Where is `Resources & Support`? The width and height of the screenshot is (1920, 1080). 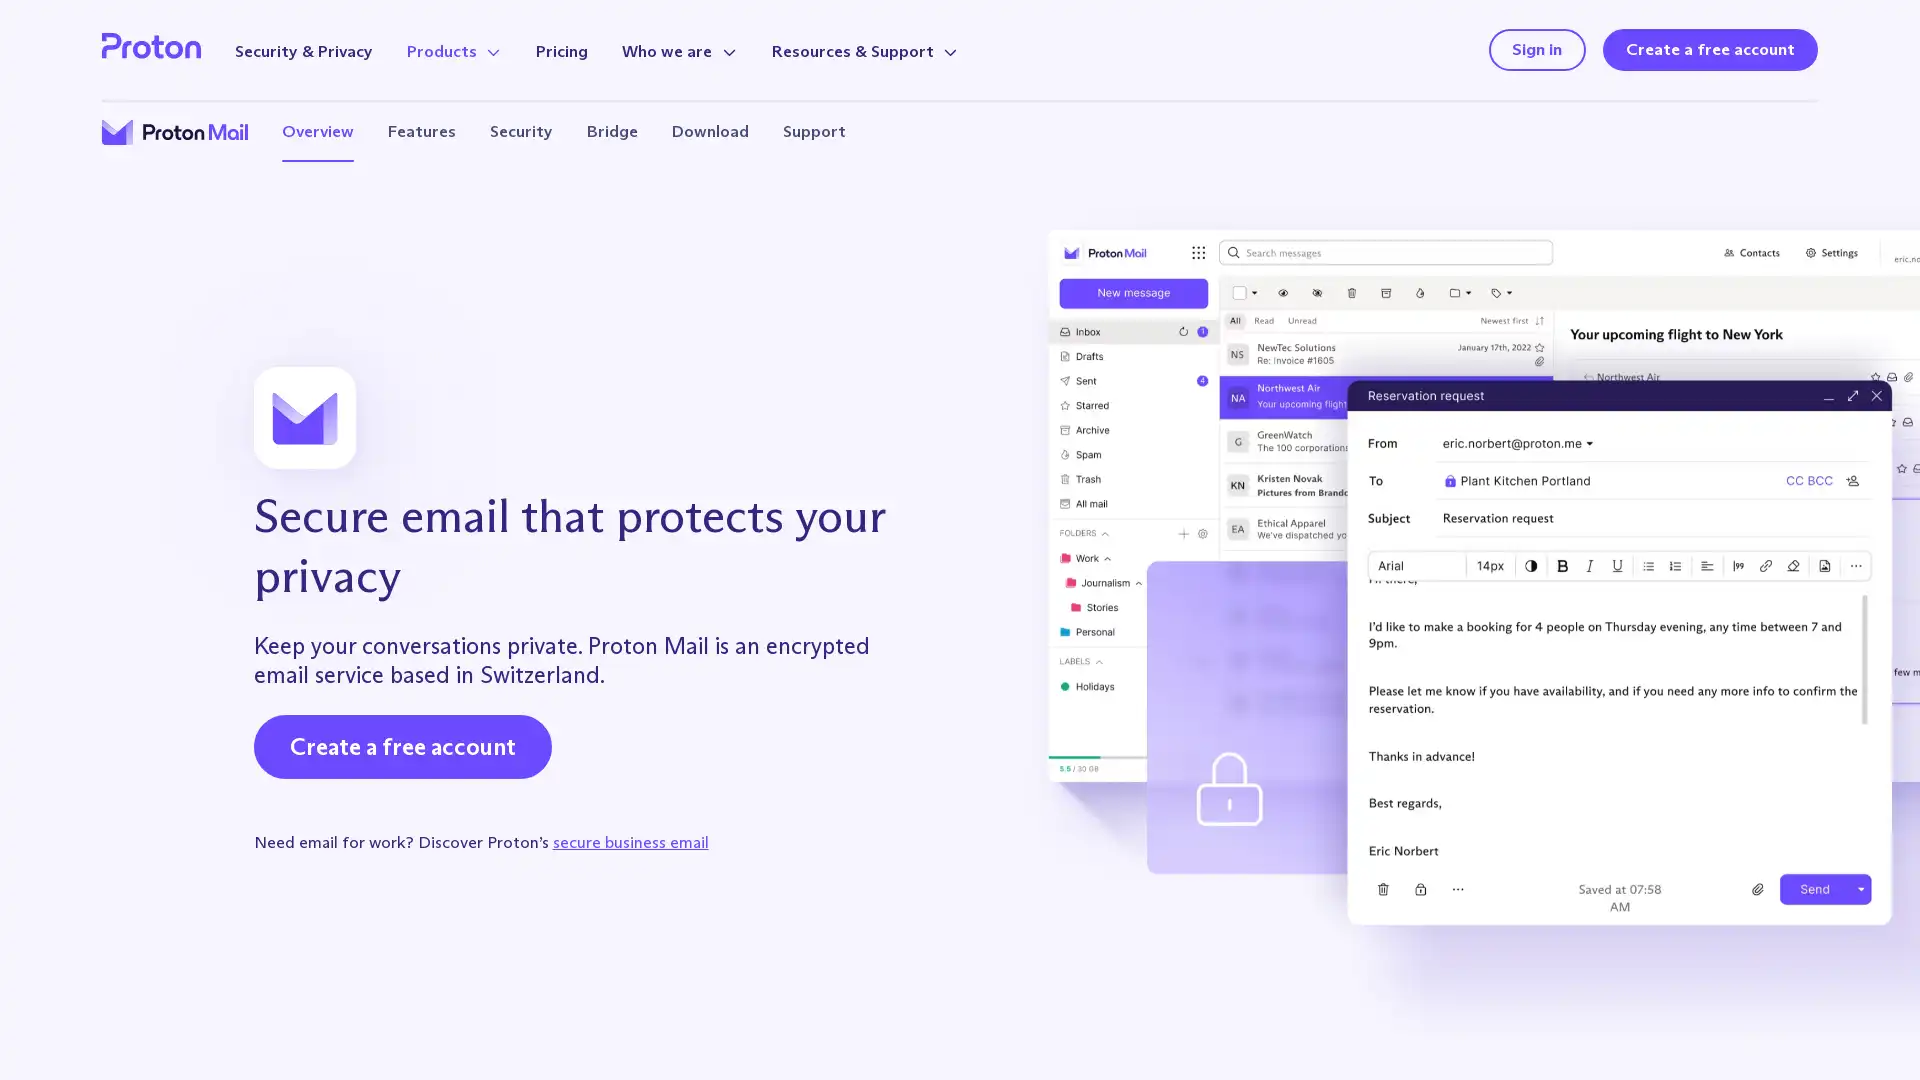
Resources & Support is located at coordinates (864, 50).